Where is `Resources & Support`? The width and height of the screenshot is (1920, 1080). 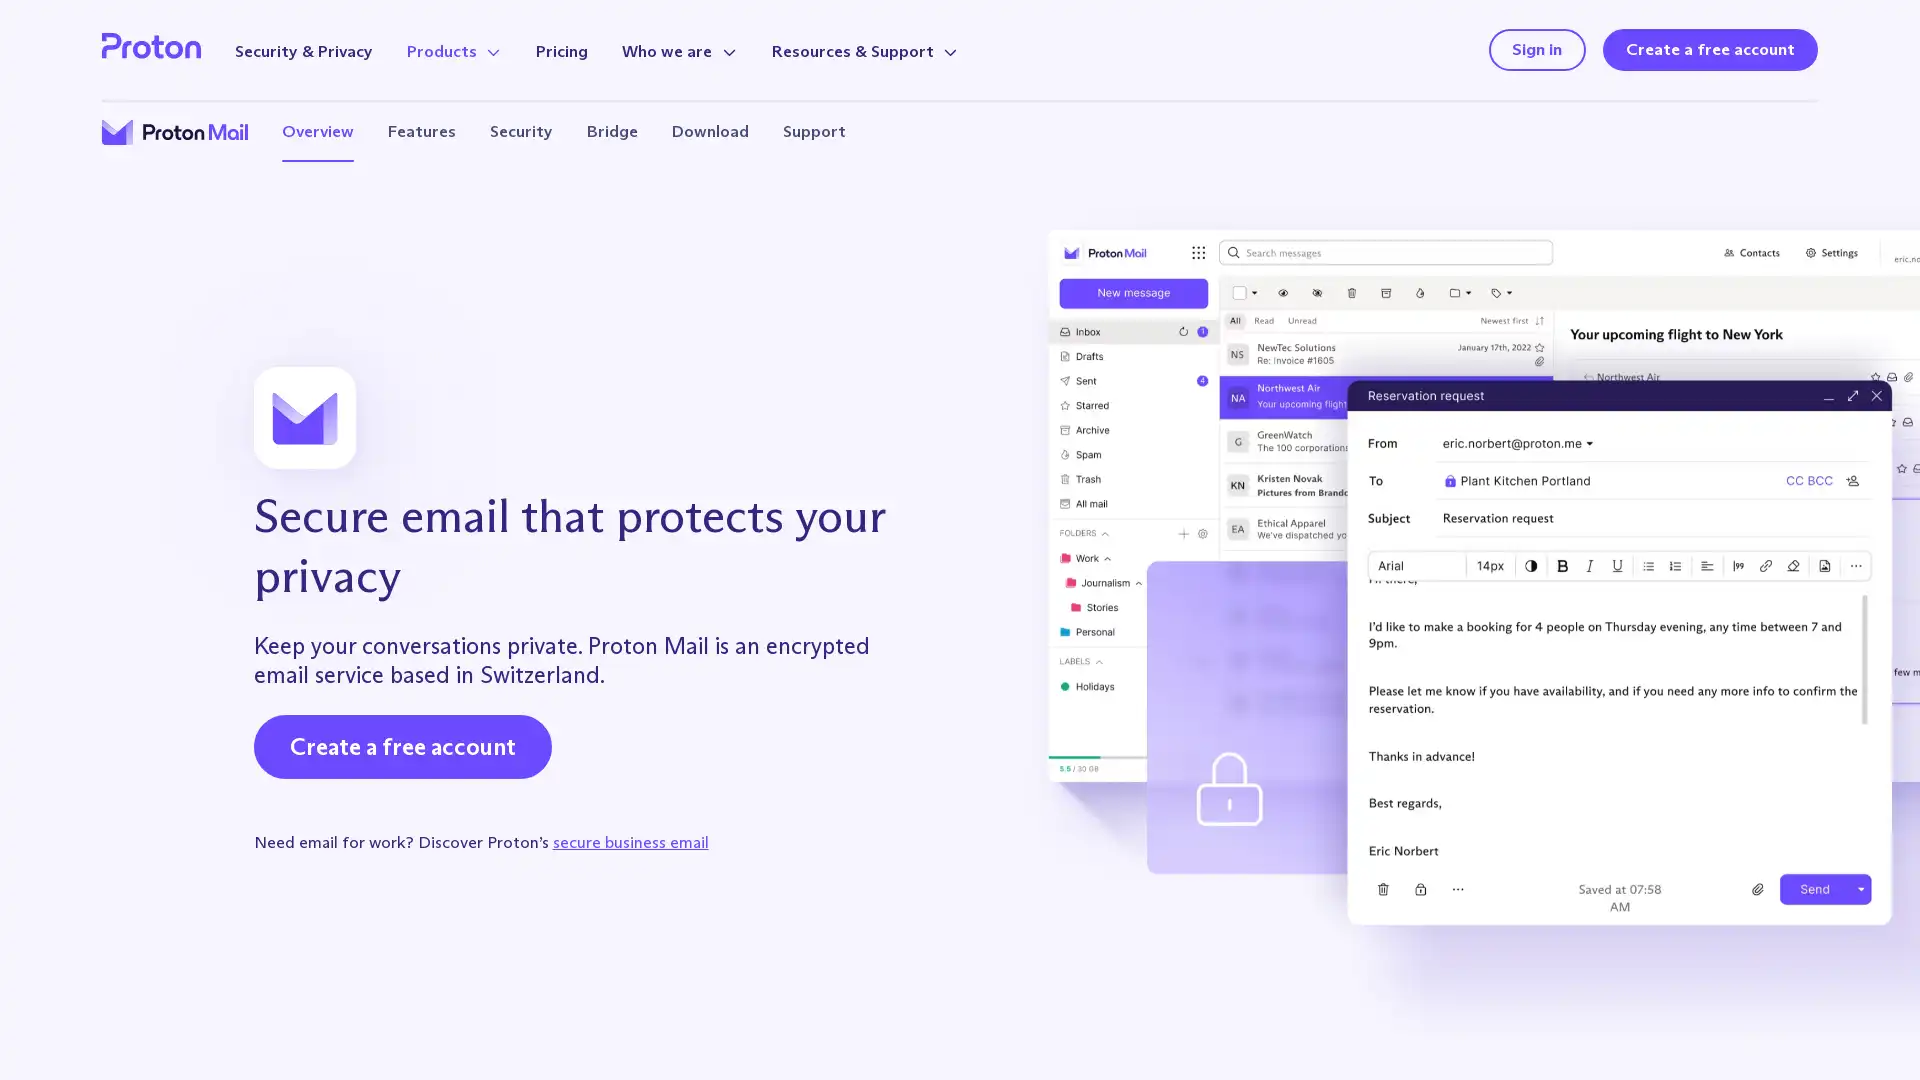
Resources & Support is located at coordinates (864, 50).